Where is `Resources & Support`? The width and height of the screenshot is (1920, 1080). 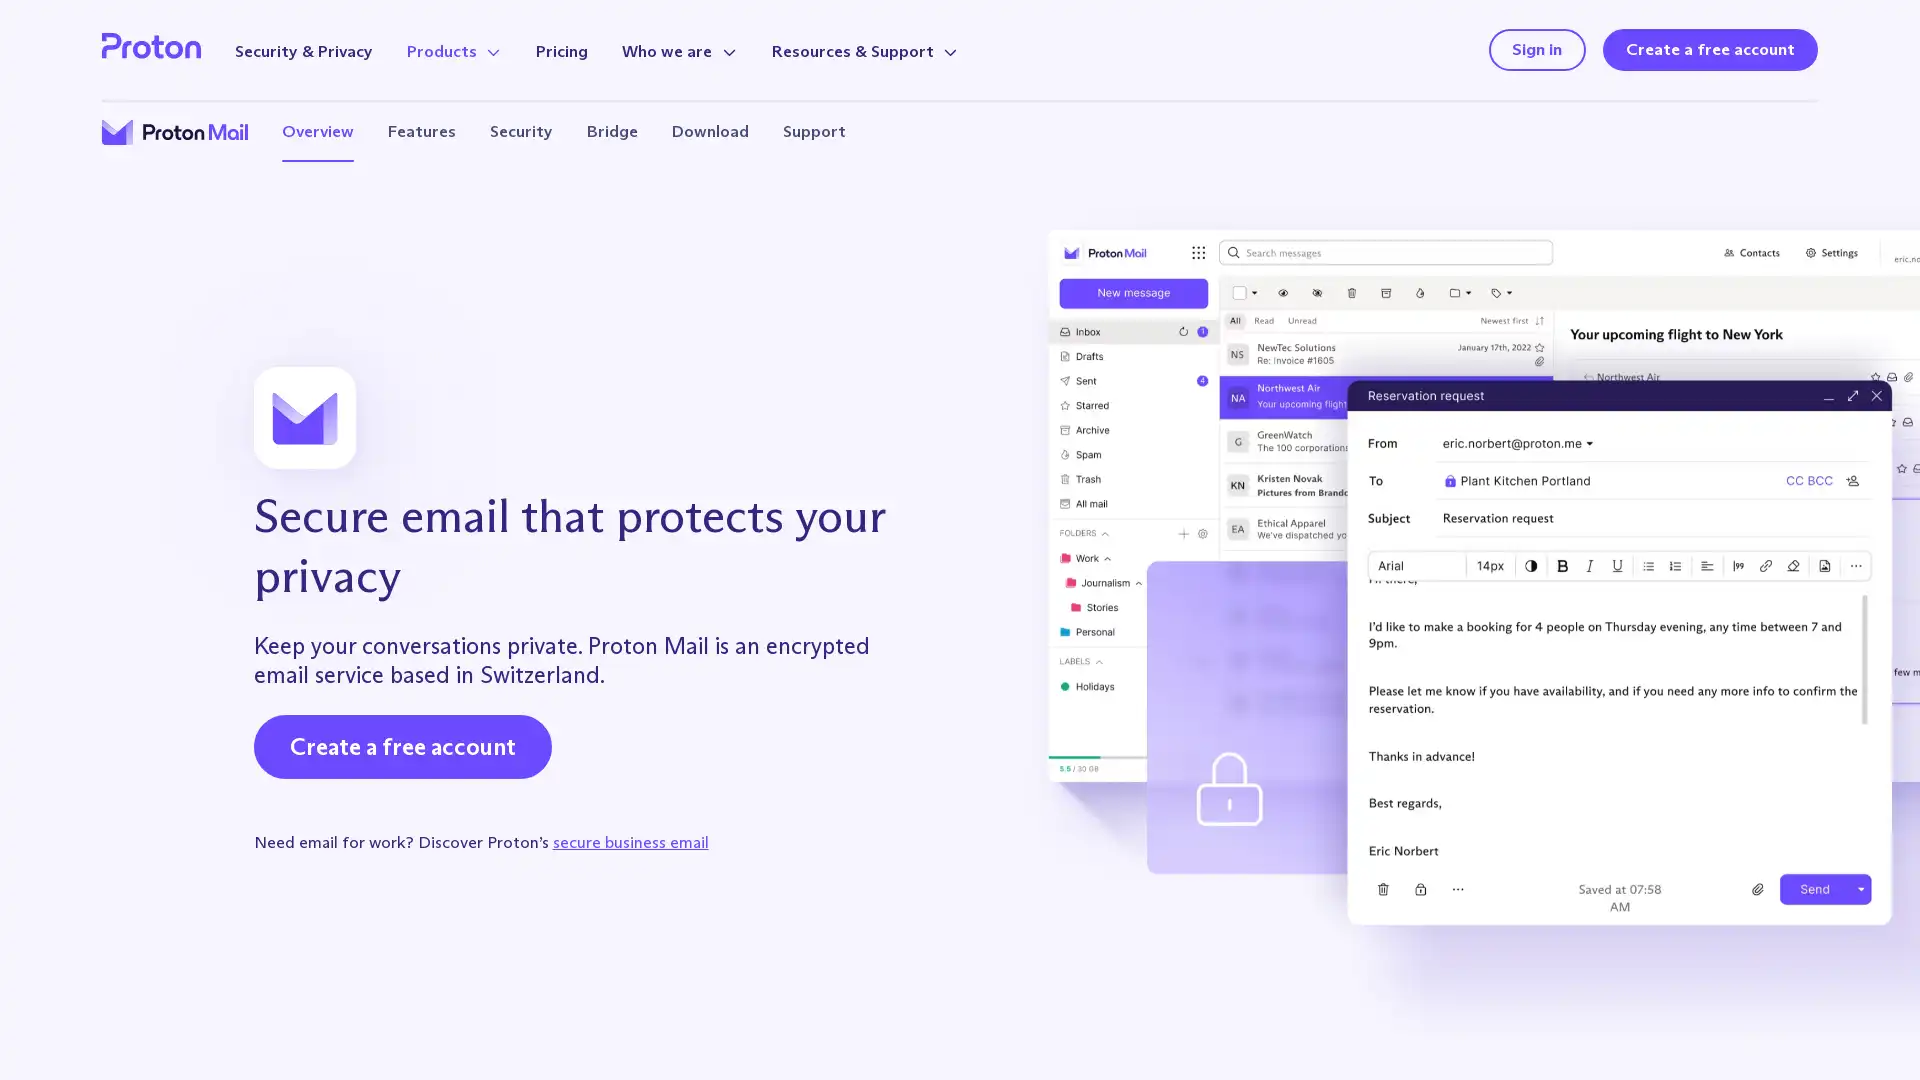
Resources & Support is located at coordinates (864, 50).